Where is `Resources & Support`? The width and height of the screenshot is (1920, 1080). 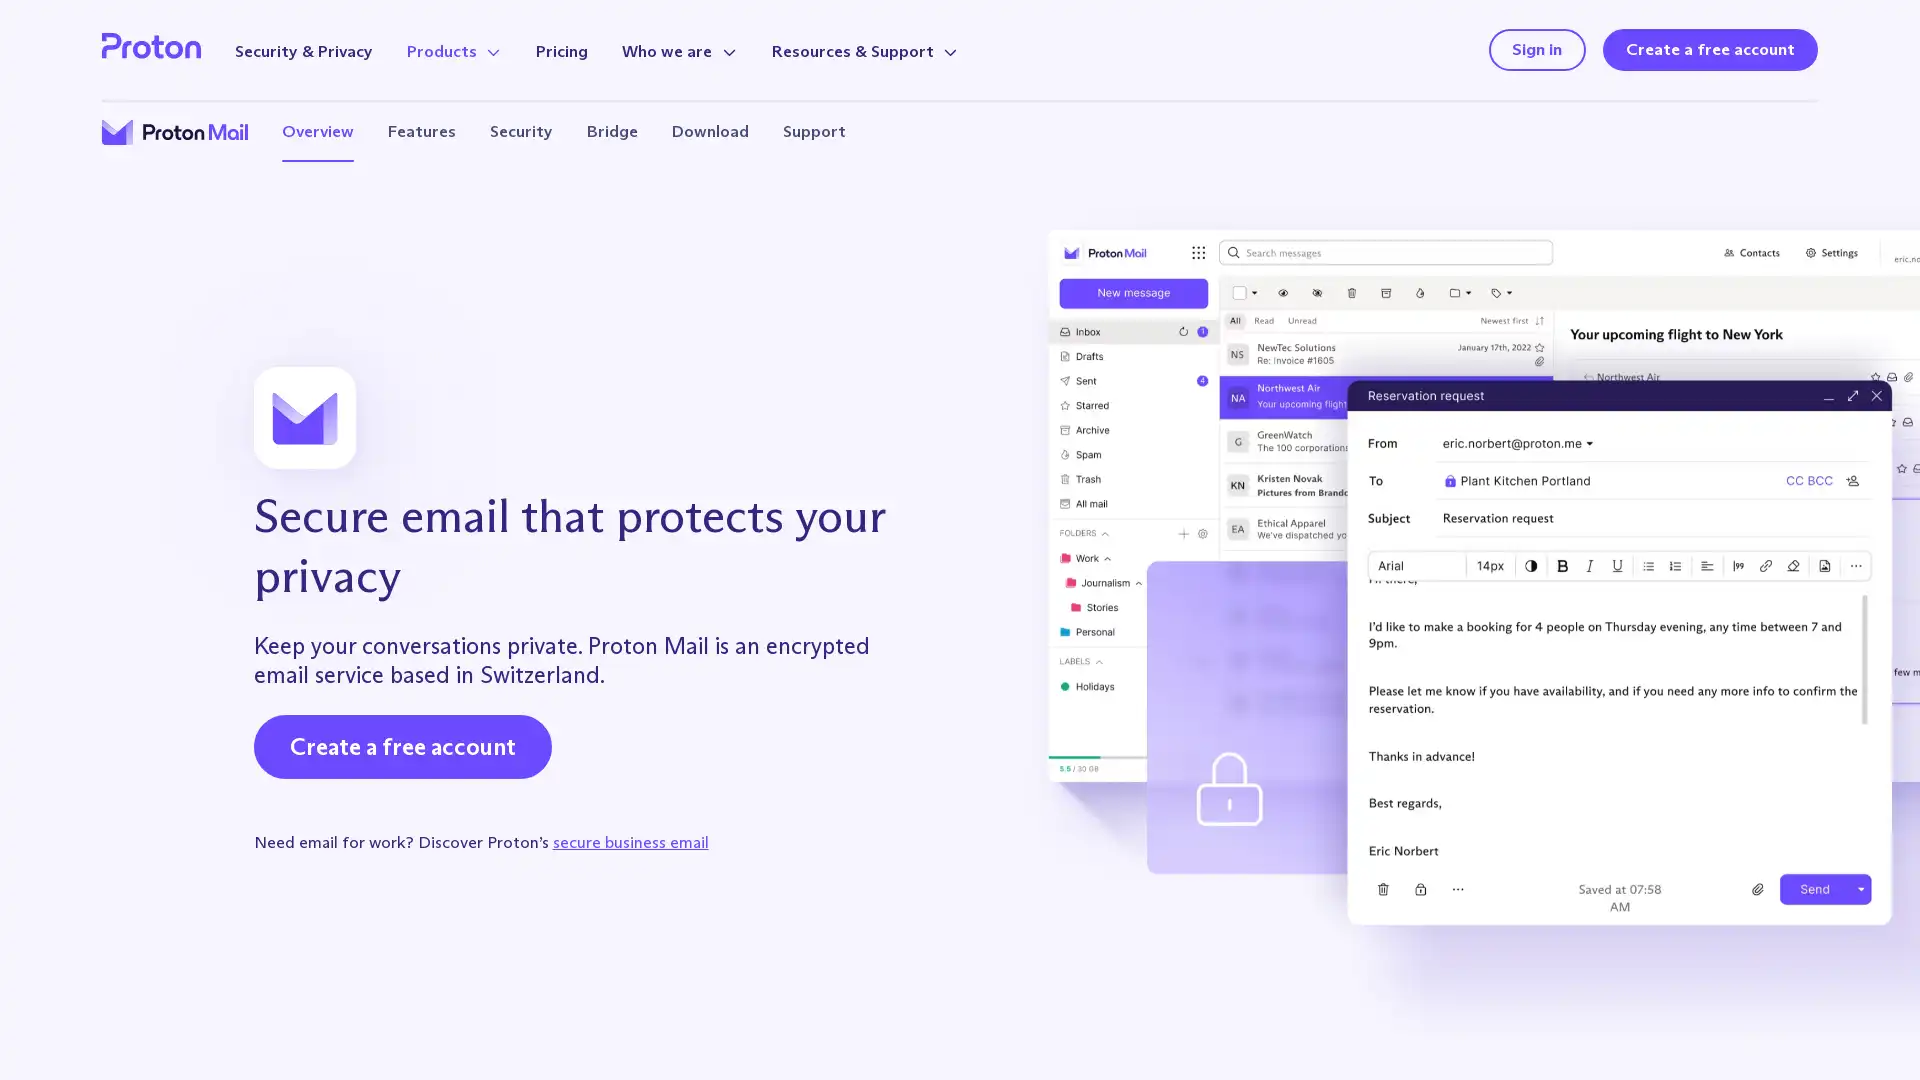
Resources & Support is located at coordinates (864, 50).